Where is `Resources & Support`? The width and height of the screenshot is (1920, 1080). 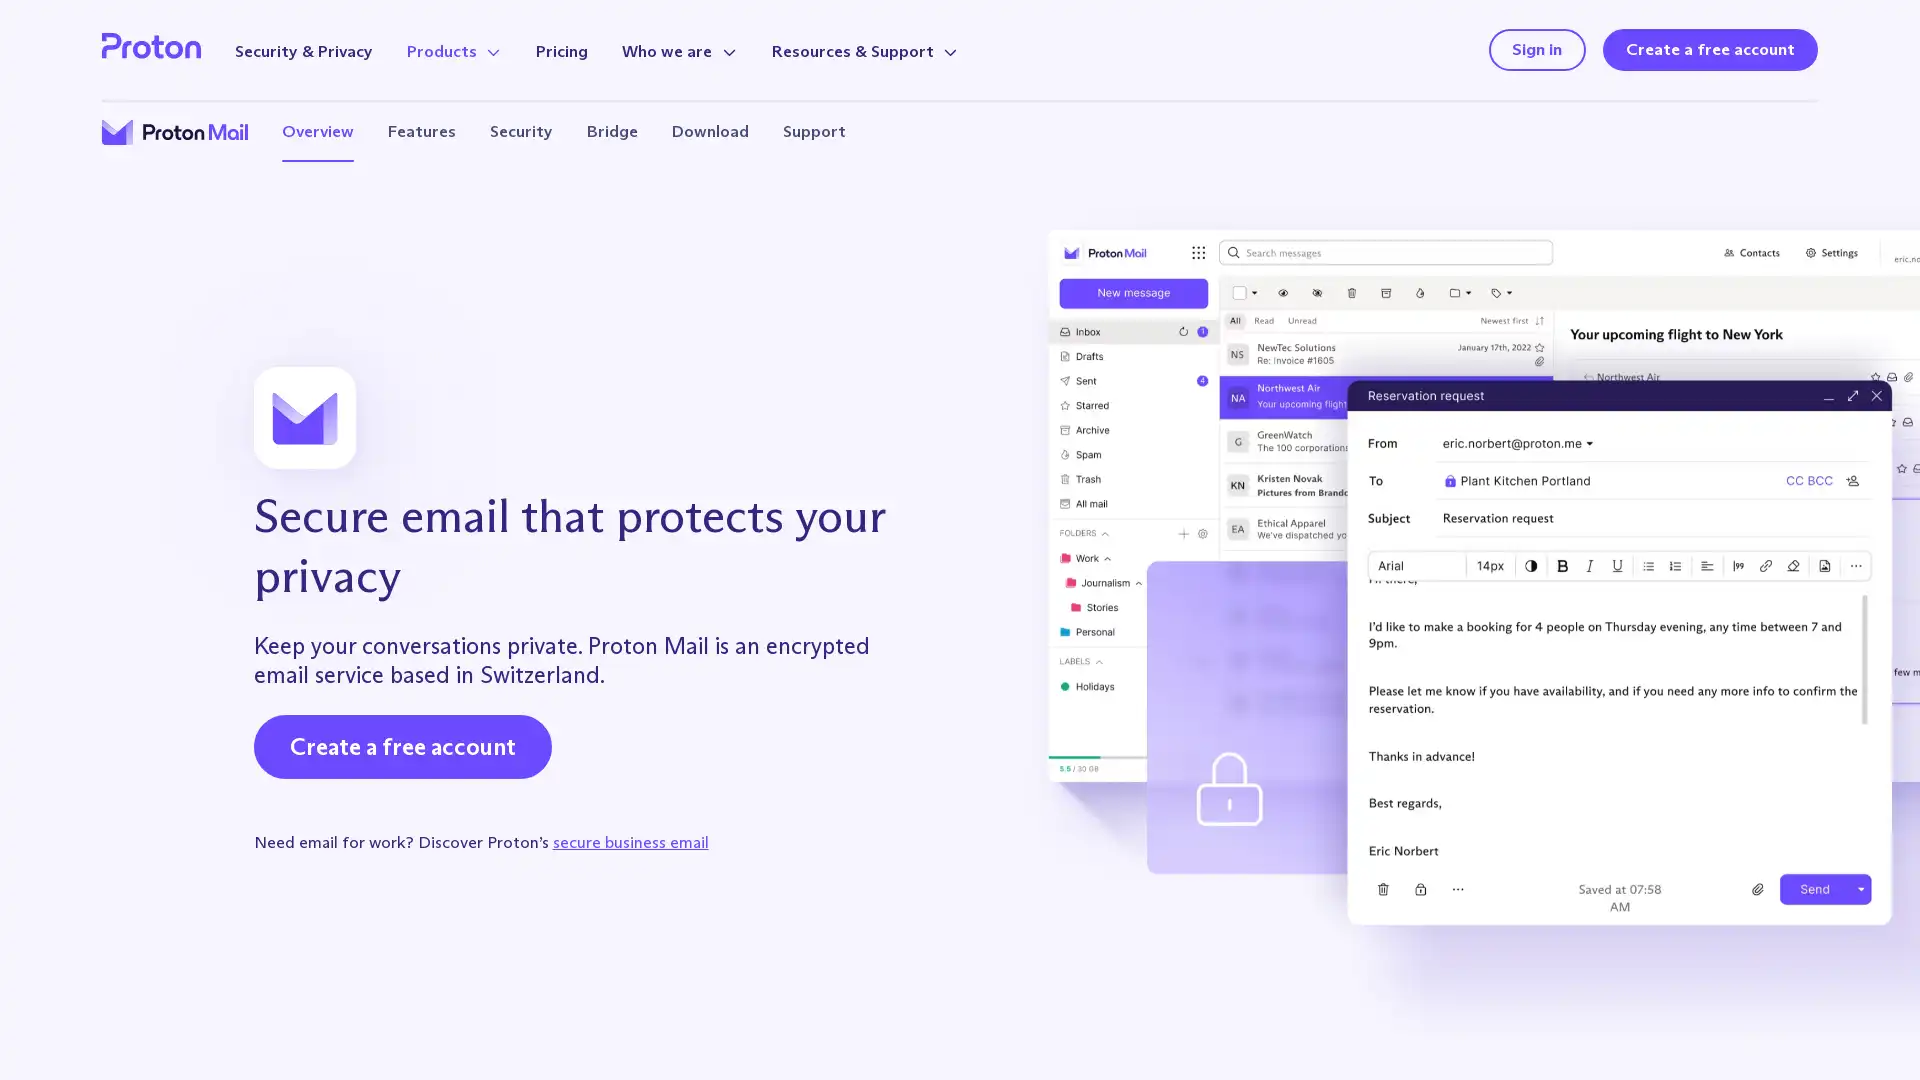
Resources & Support is located at coordinates (864, 50).